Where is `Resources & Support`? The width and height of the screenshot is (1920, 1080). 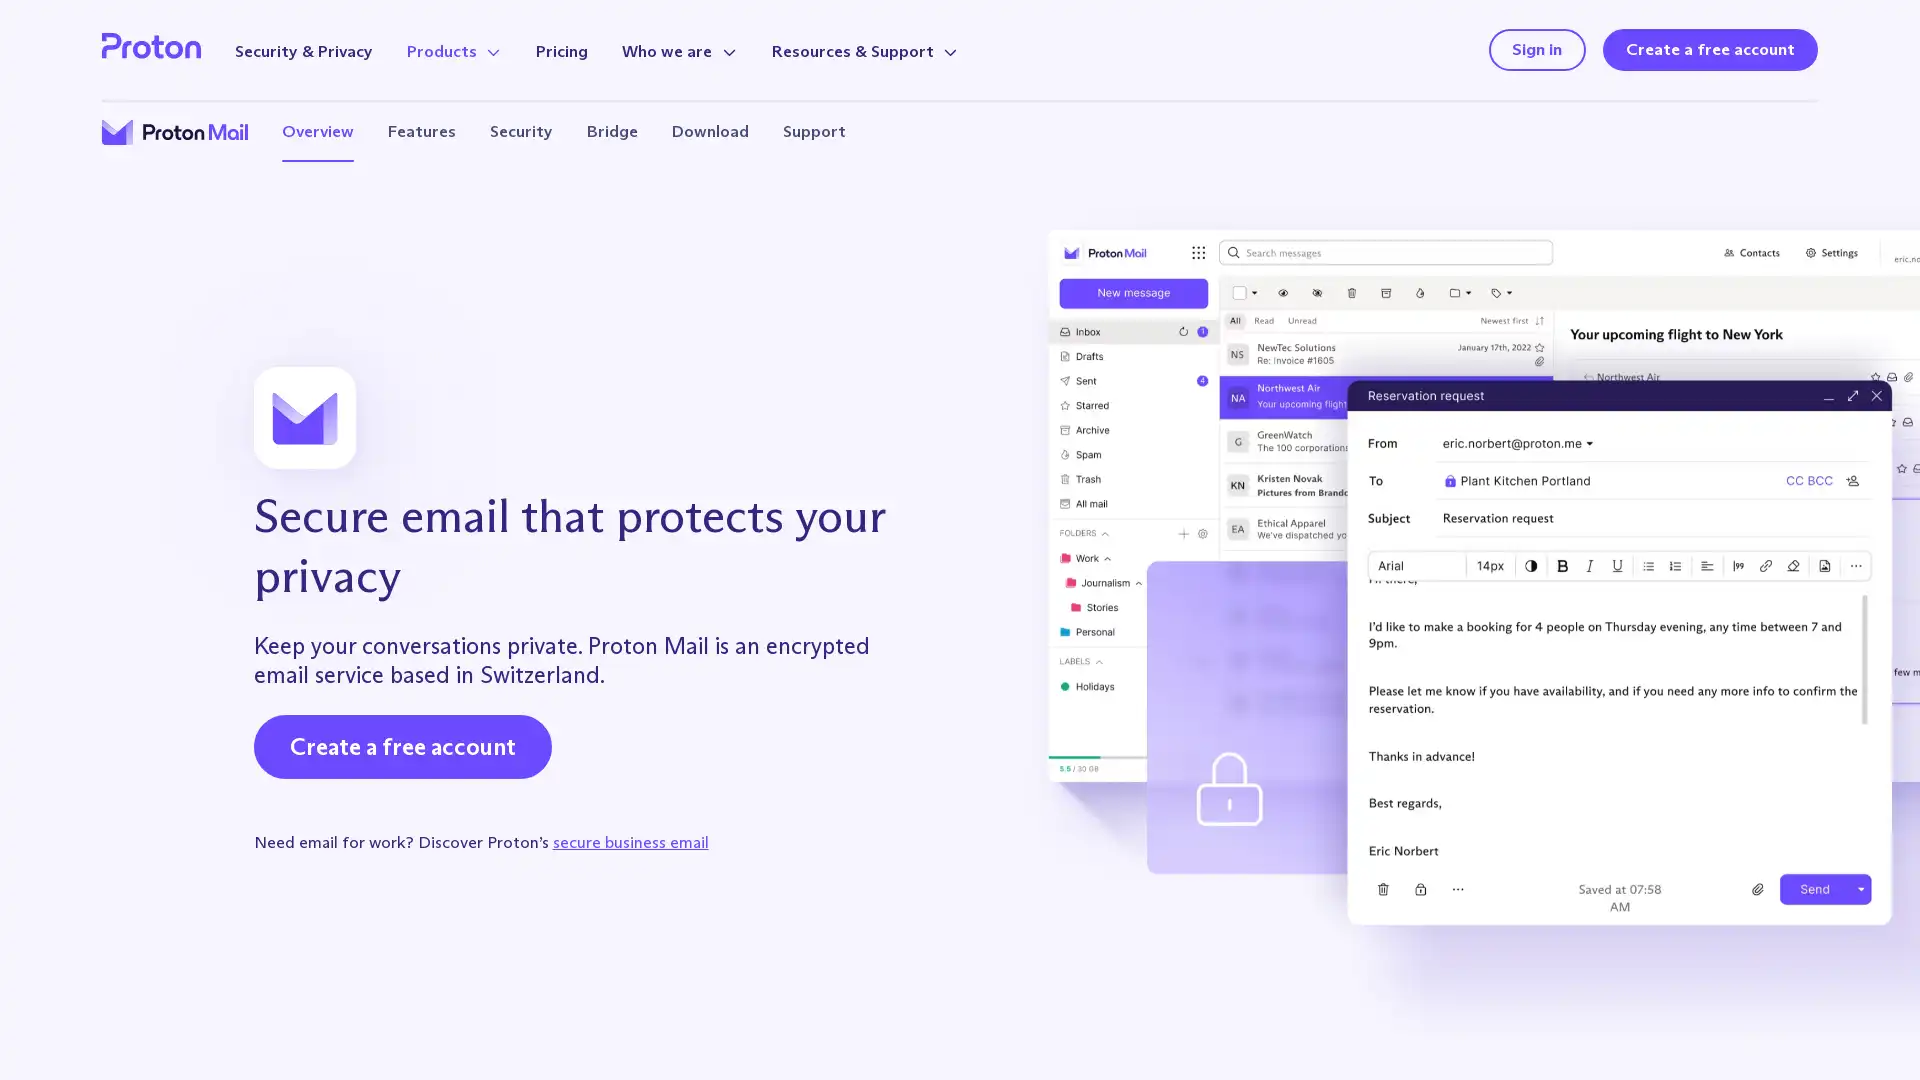
Resources & Support is located at coordinates (864, 50).